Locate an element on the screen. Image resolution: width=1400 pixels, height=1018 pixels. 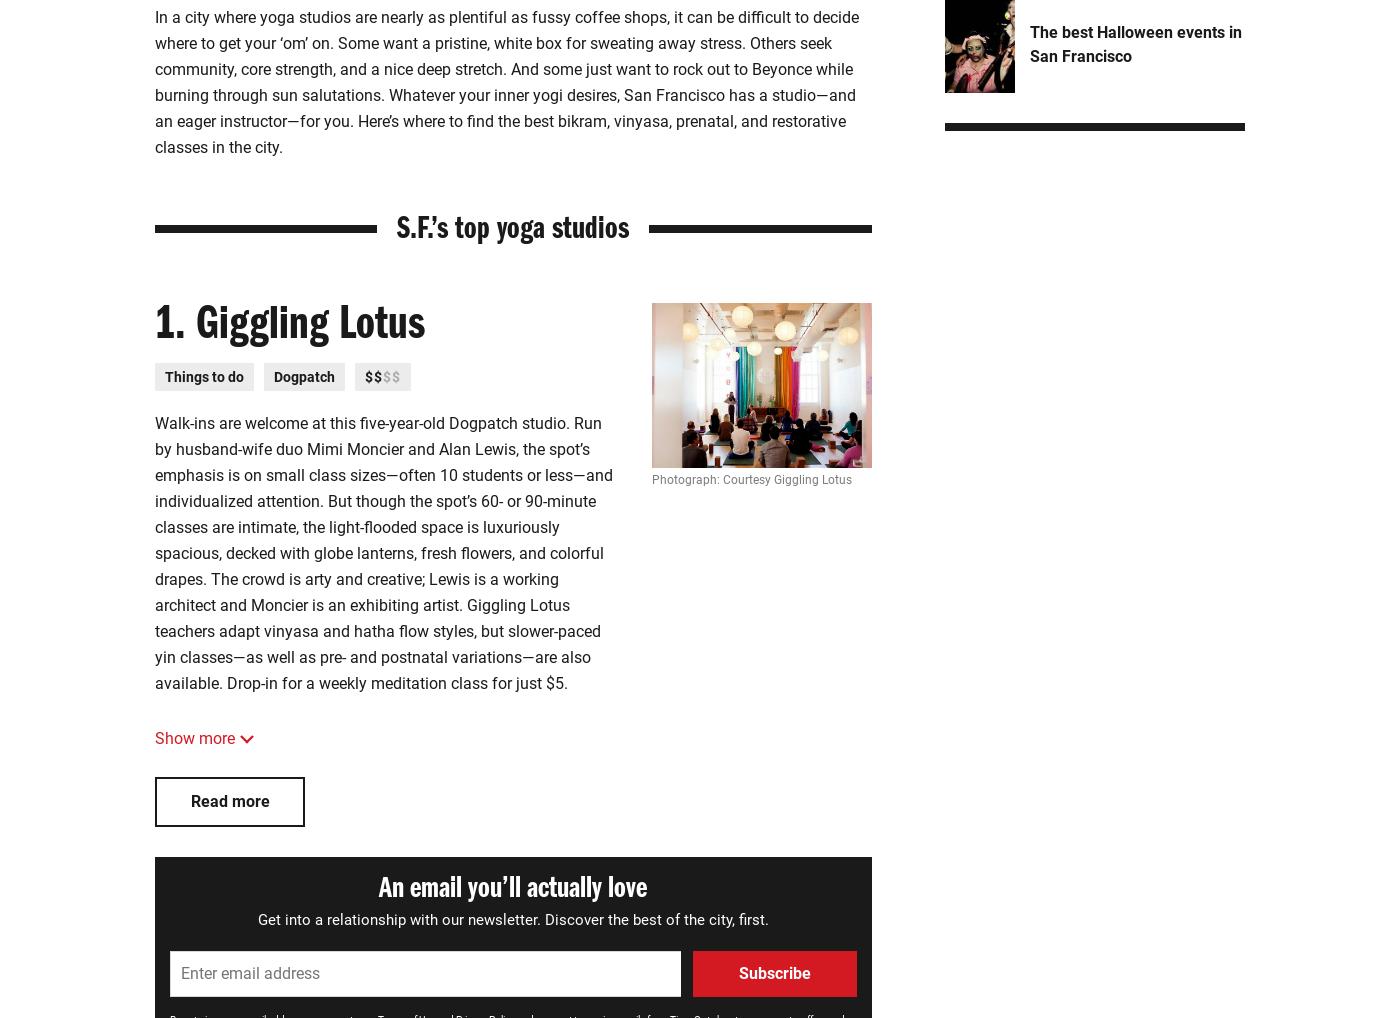
'Photograph: Courtesy Giggling Lotus' is located at coordinates (750, 479).